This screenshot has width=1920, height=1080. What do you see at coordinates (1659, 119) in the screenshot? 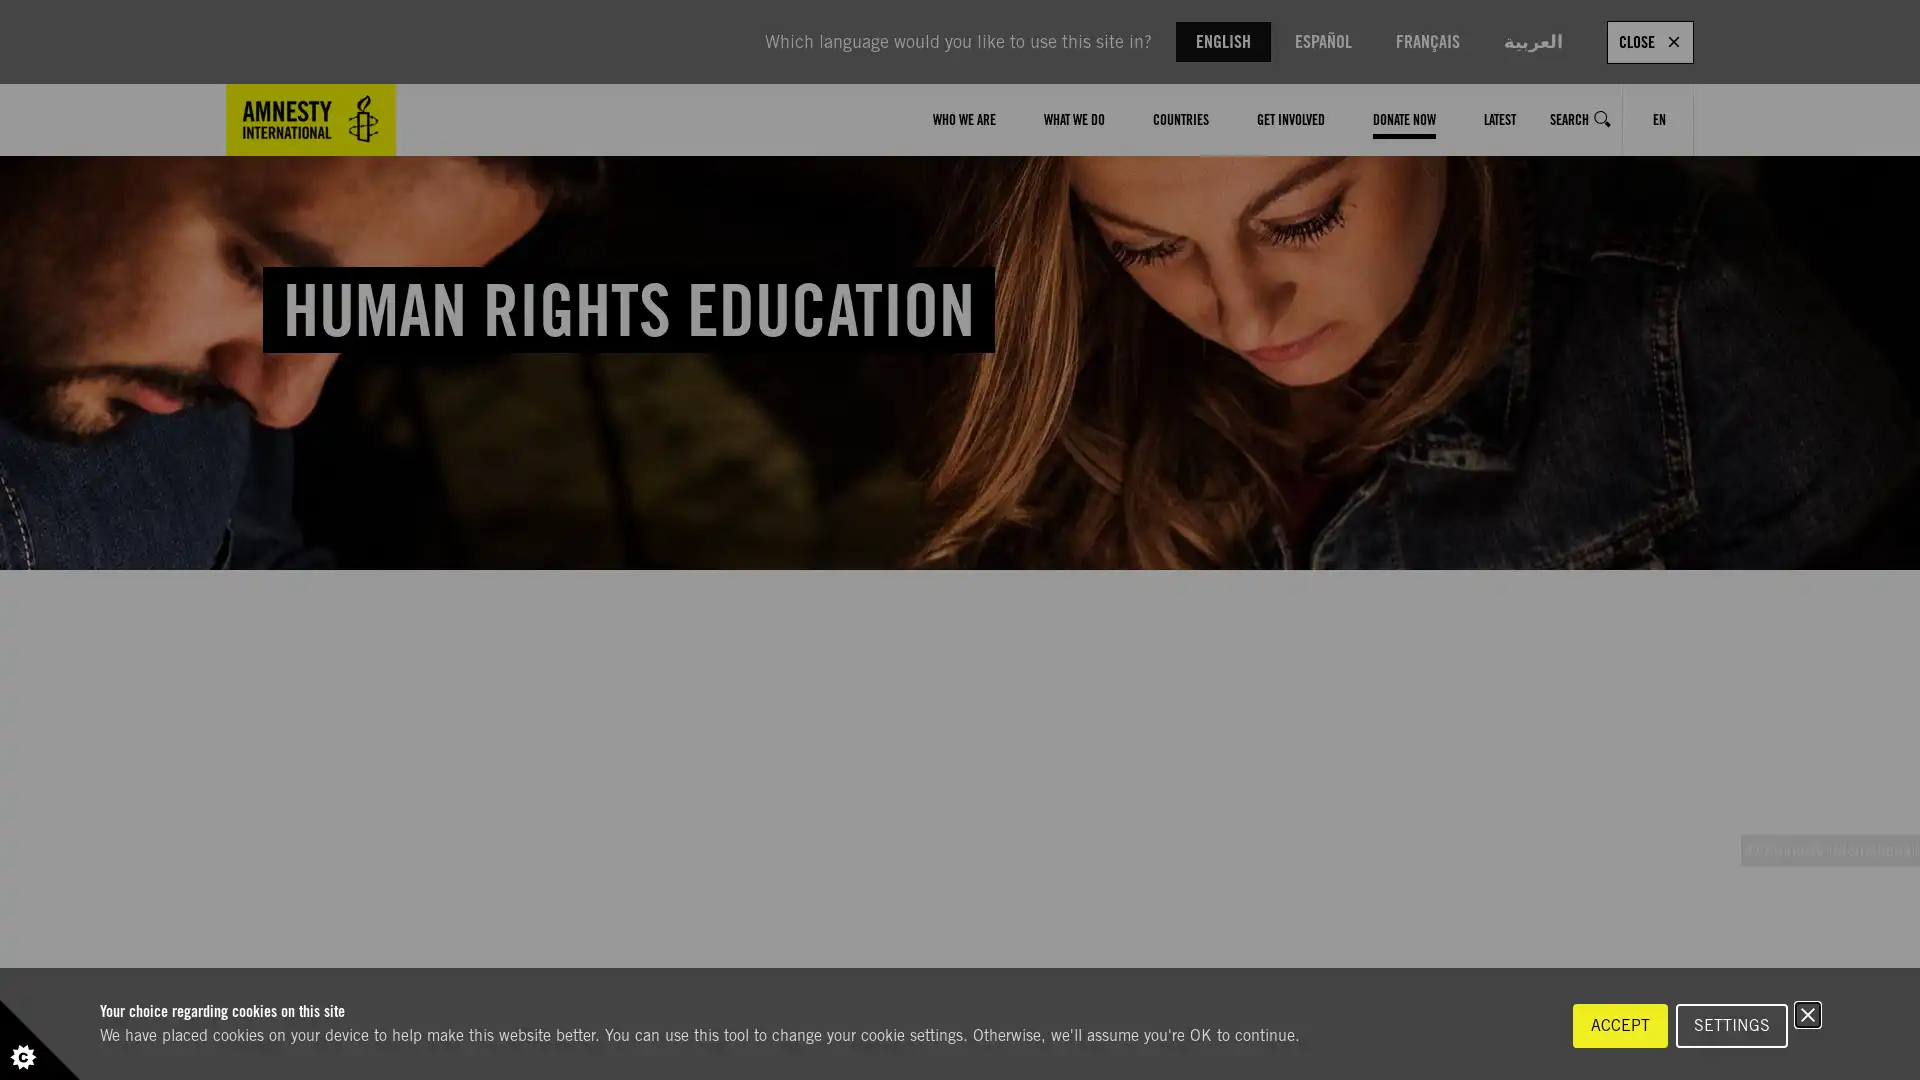
I see `Choose language` at bounding box center [1659, 119].